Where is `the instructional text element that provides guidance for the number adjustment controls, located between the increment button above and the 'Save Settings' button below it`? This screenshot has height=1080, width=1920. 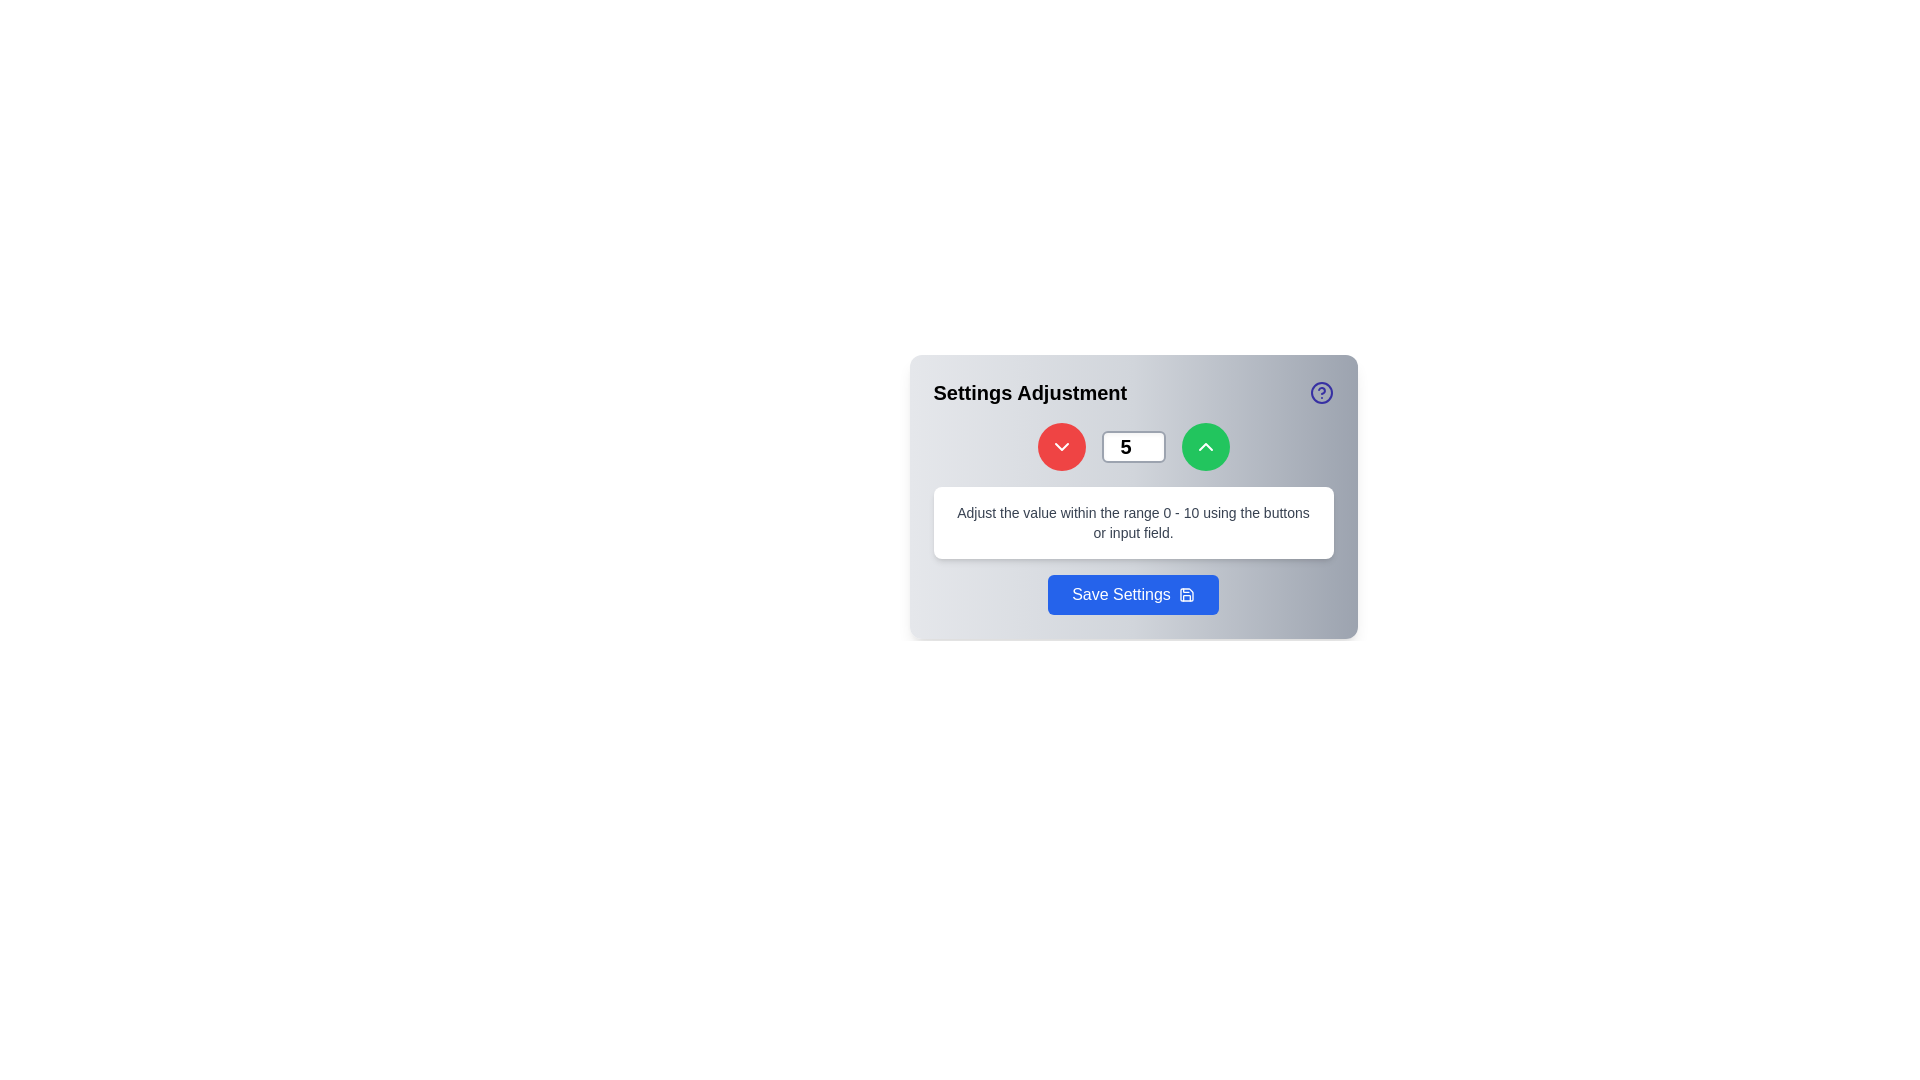
the instructional text element that provides guidance for the number adjustment controls, located between the increment button above and the 'Save Settings' button below it is located at coordinates (1133, 522).